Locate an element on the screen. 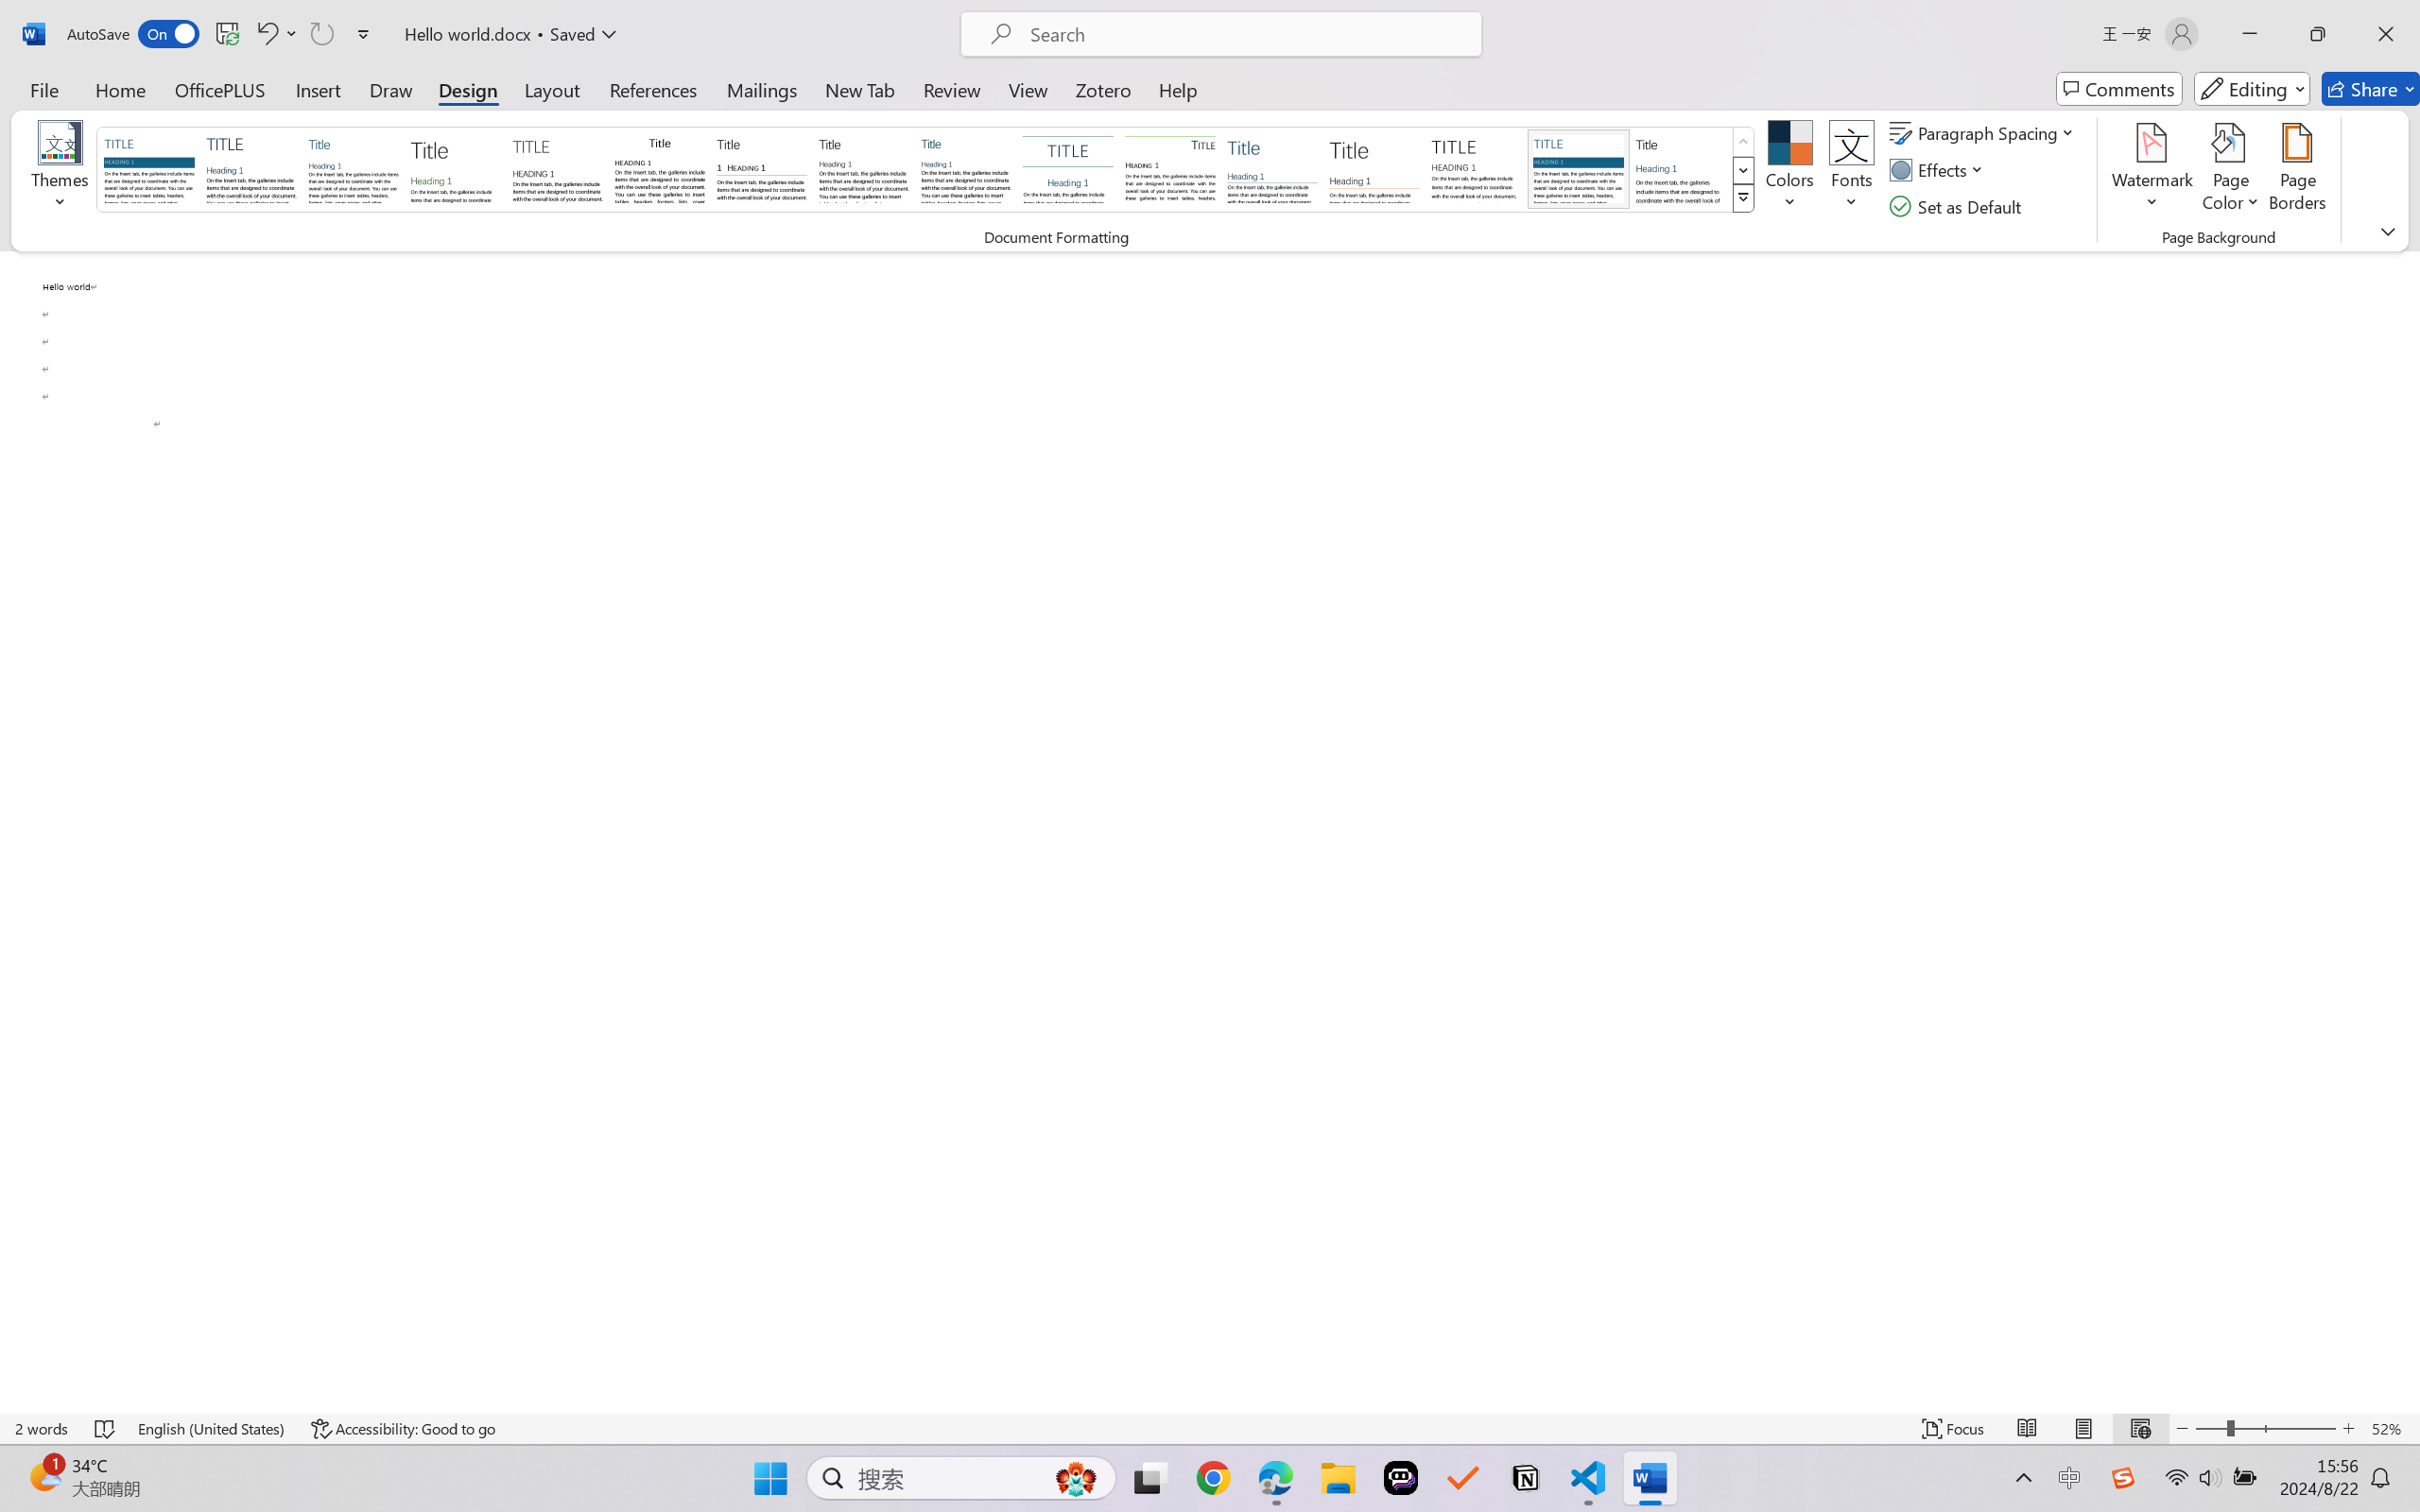  'Black & White (Numbered)' is located at coordinates (762, 168).